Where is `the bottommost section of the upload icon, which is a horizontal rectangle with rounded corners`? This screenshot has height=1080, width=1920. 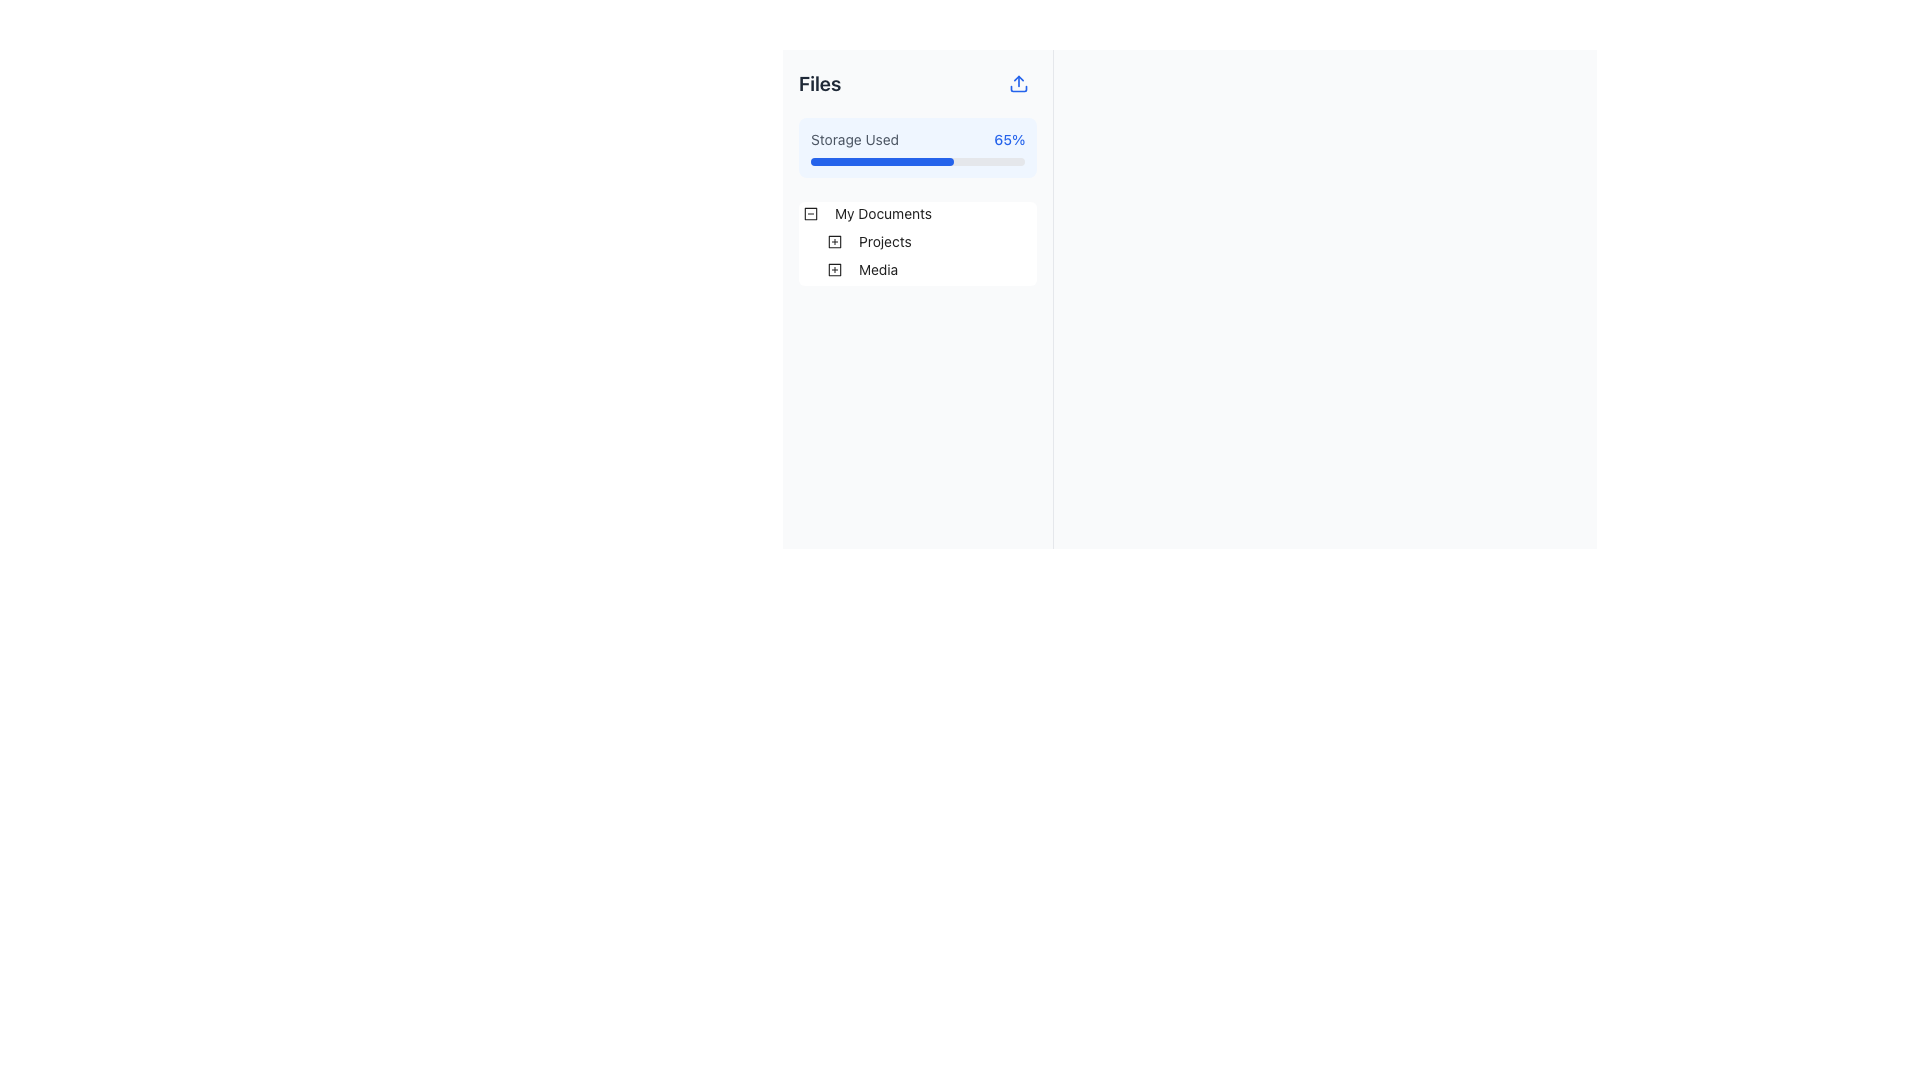
the bottommost section of the upload icon, which is a horizontal rectangle with rounded corners is located at coordinates (1019, 87).